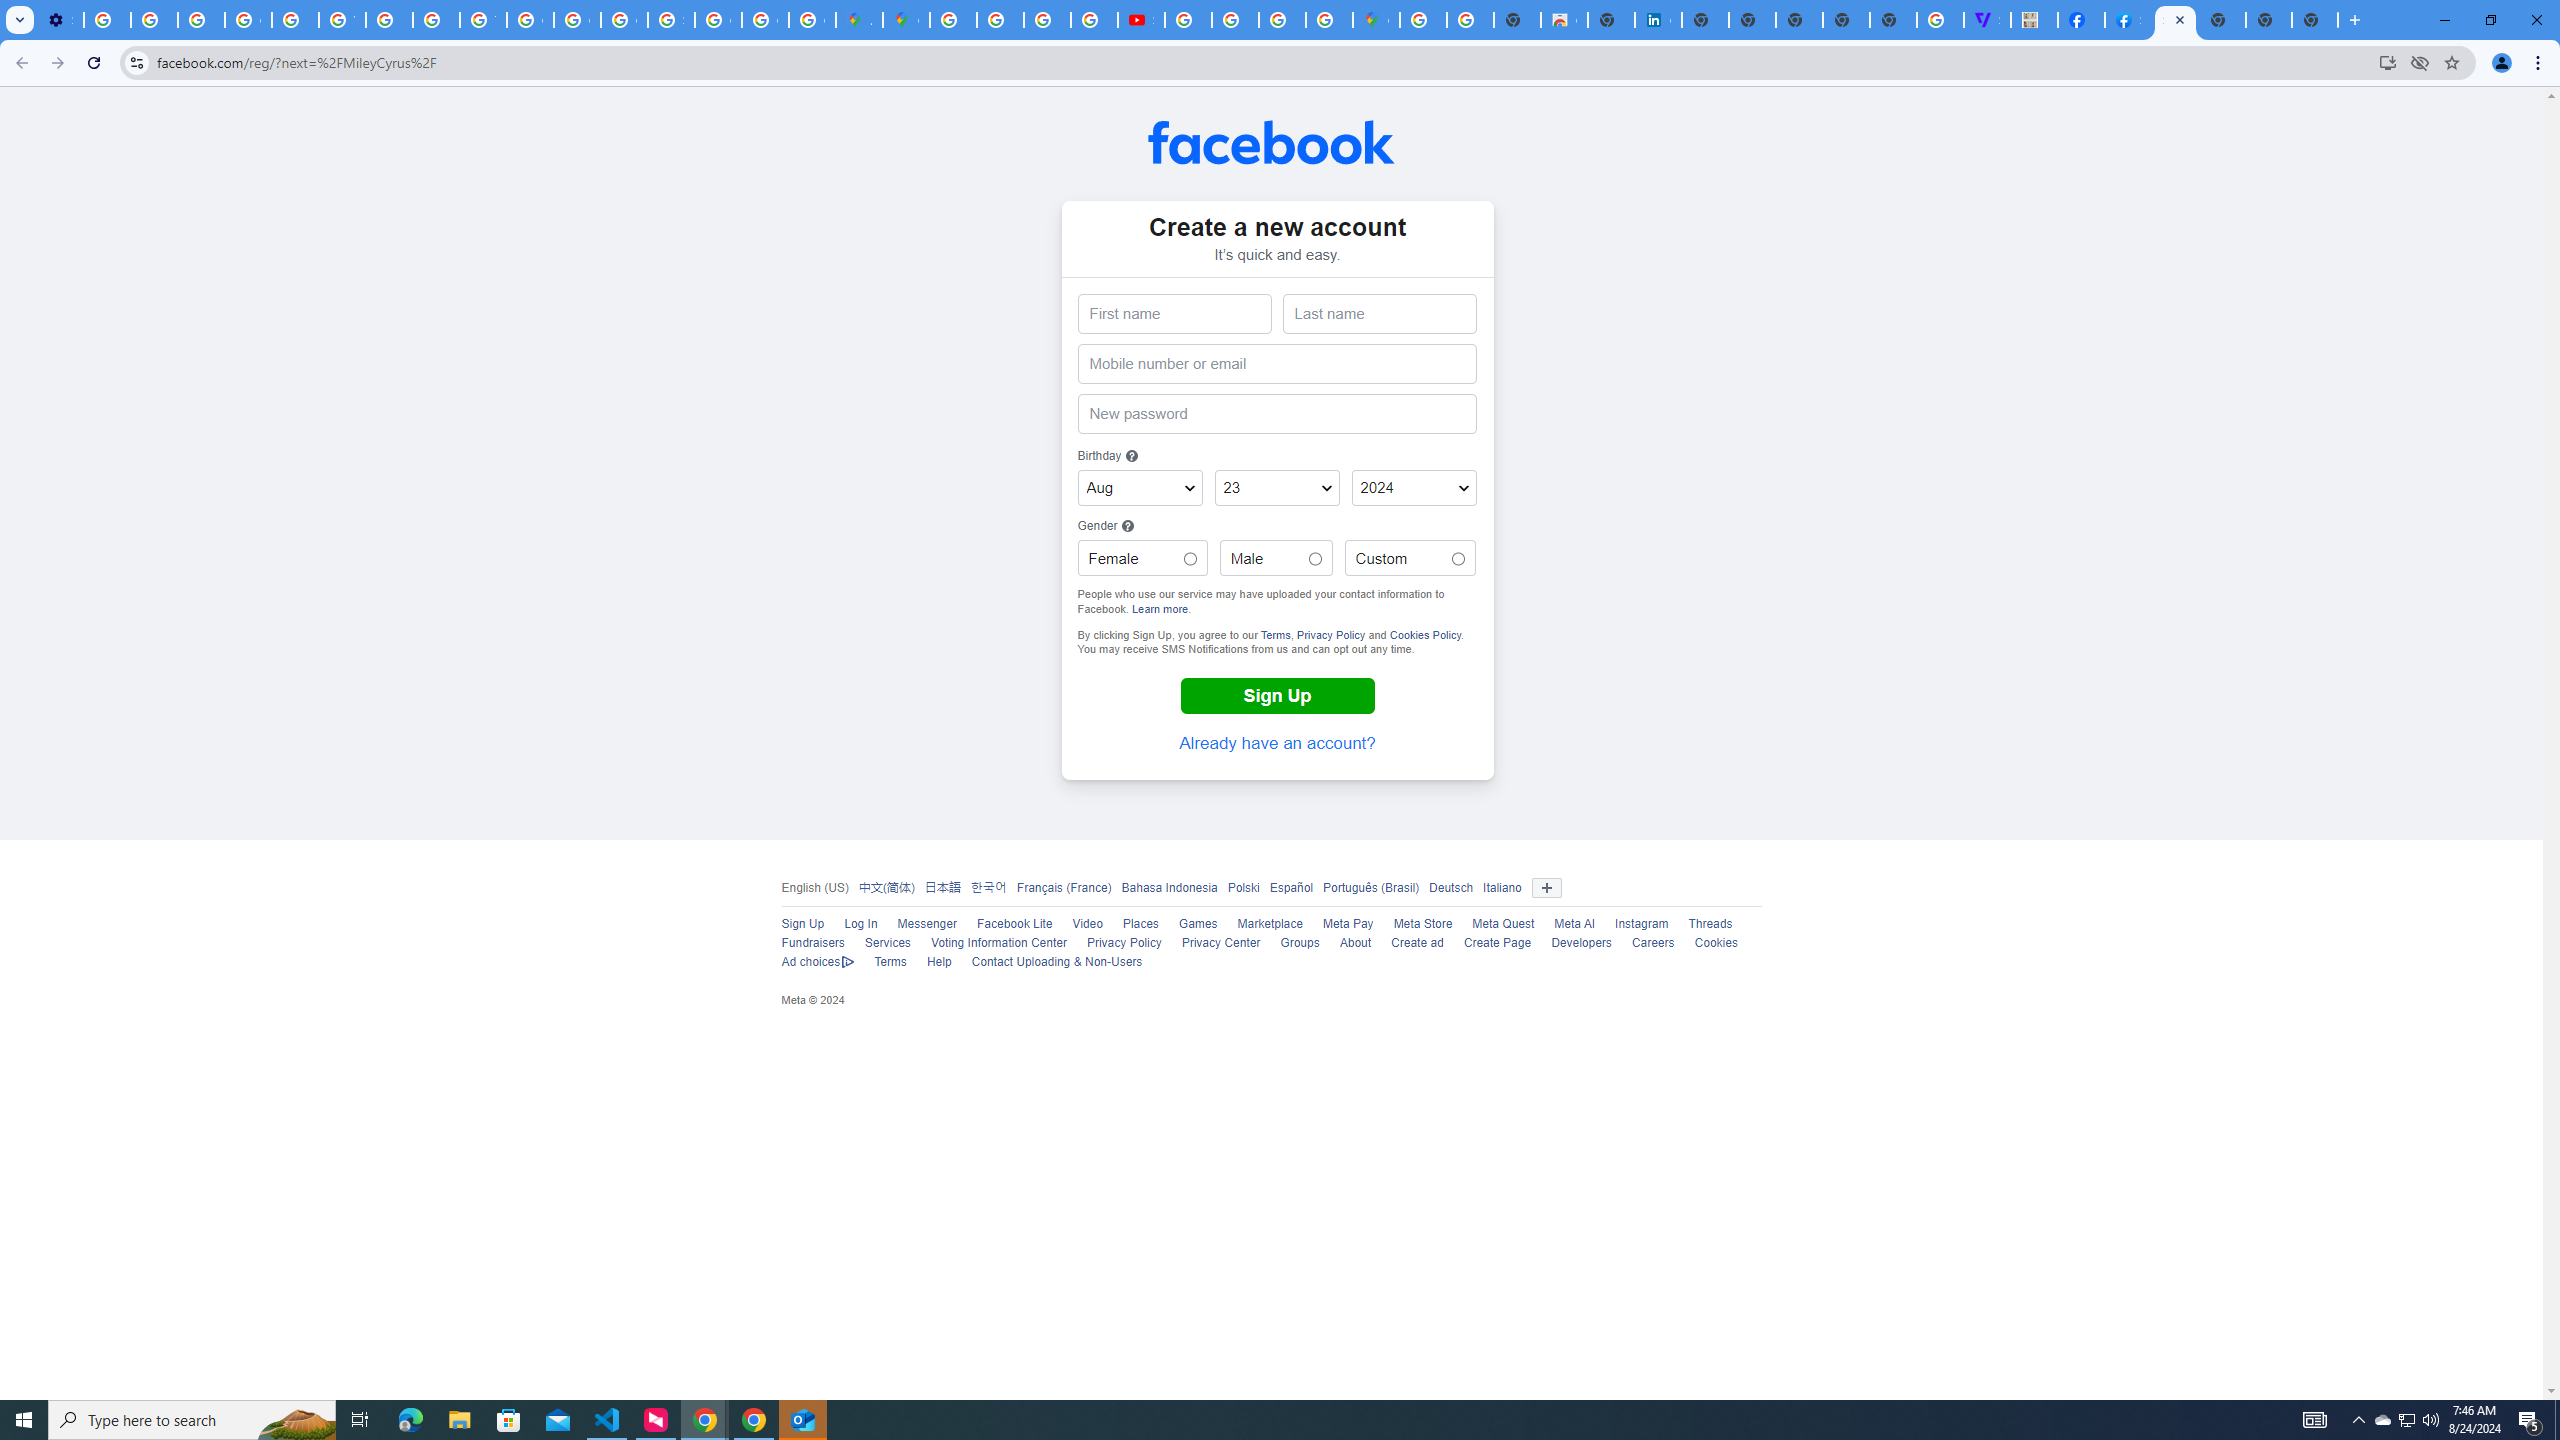 The height and width of the screenshot is (1440, 2560). What do you see at coordinates (1709, 923) in the screenshot?
I see `'Threads'` at bounding box center [1709, 923].